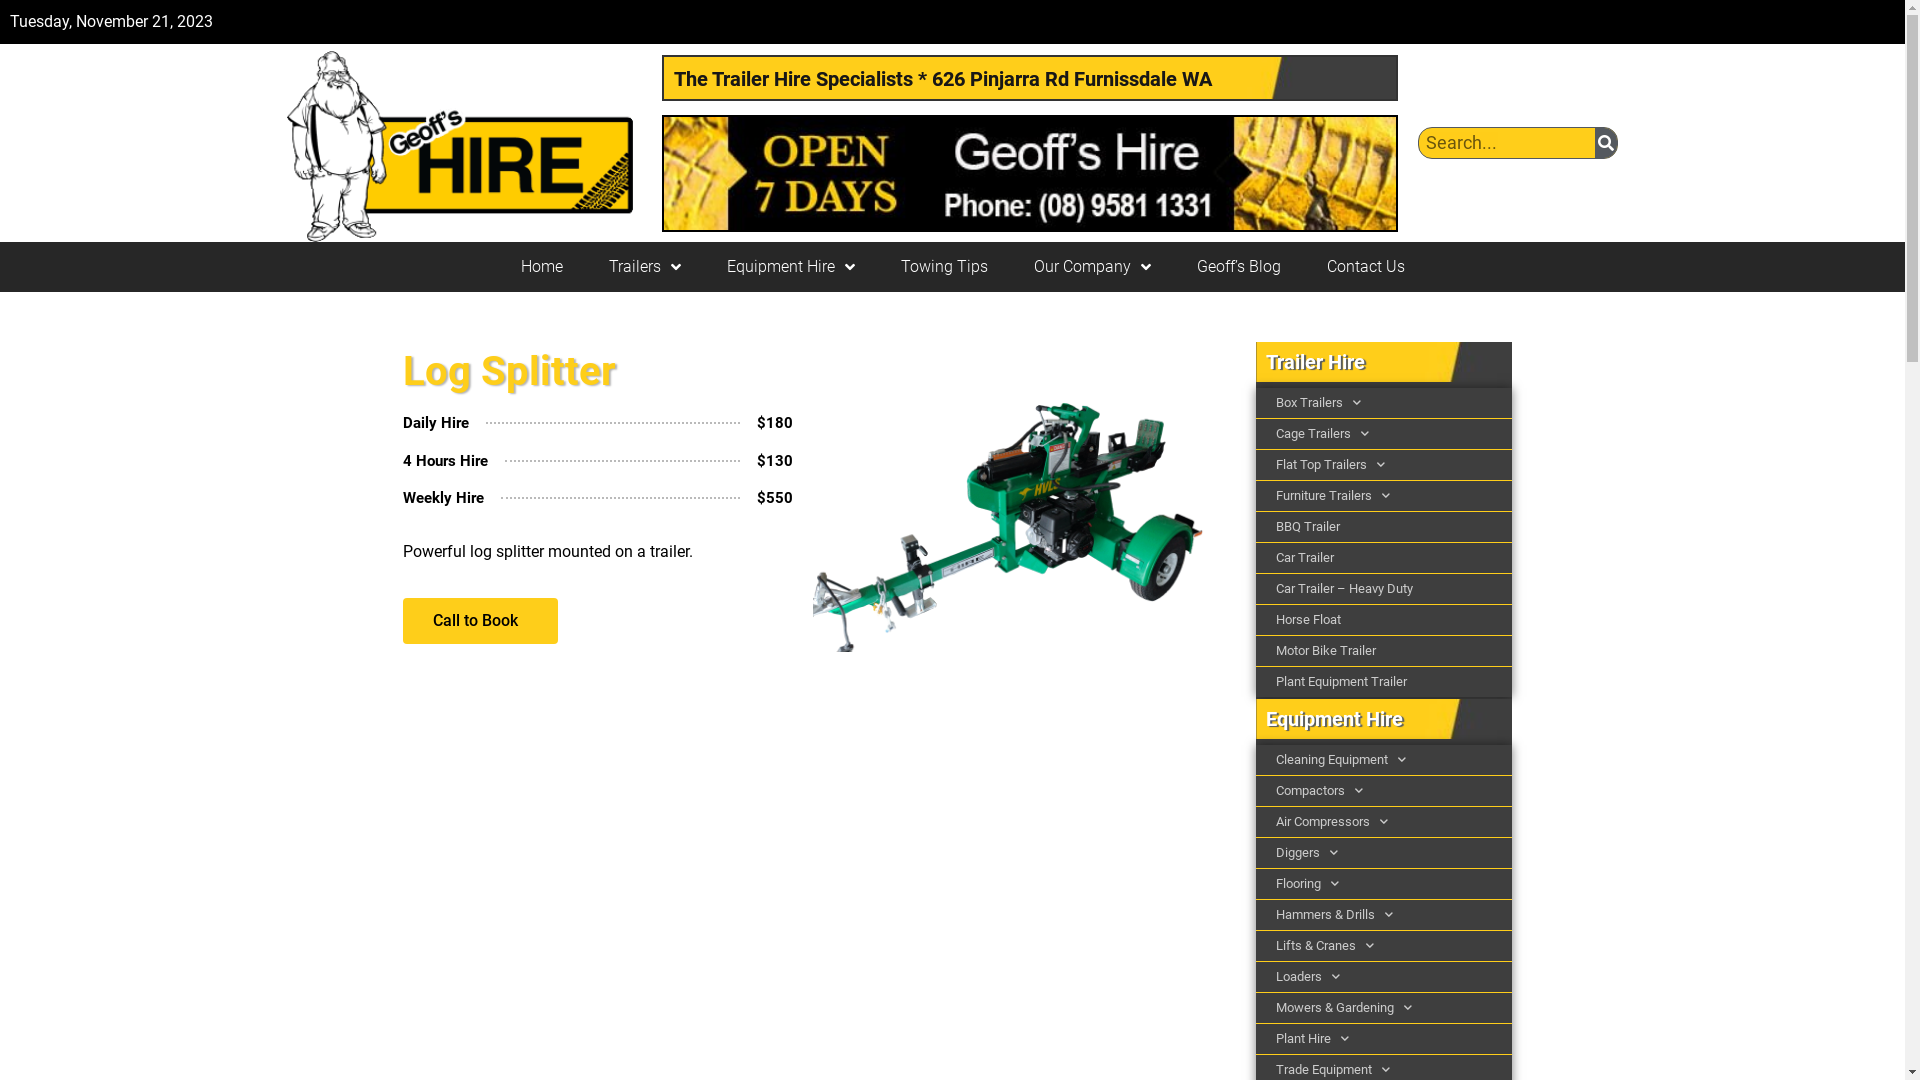 This screenshot has width=1920, height=1080. I want to click on 'Compactors', so click(1382, 789).